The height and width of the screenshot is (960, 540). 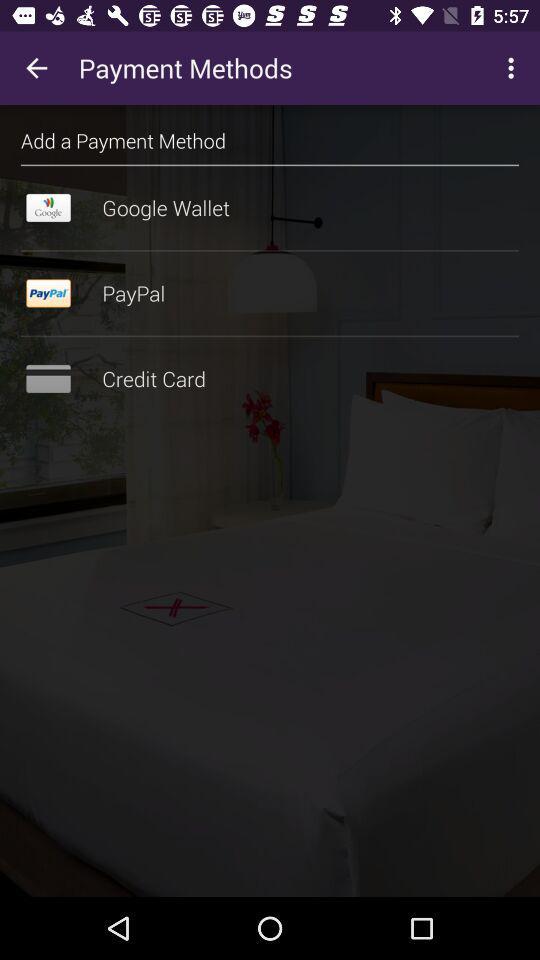 What do you see at coordinates (123, 139) in the screenshot?
I see `the add a payment icon` at bounding box center [123, 139].